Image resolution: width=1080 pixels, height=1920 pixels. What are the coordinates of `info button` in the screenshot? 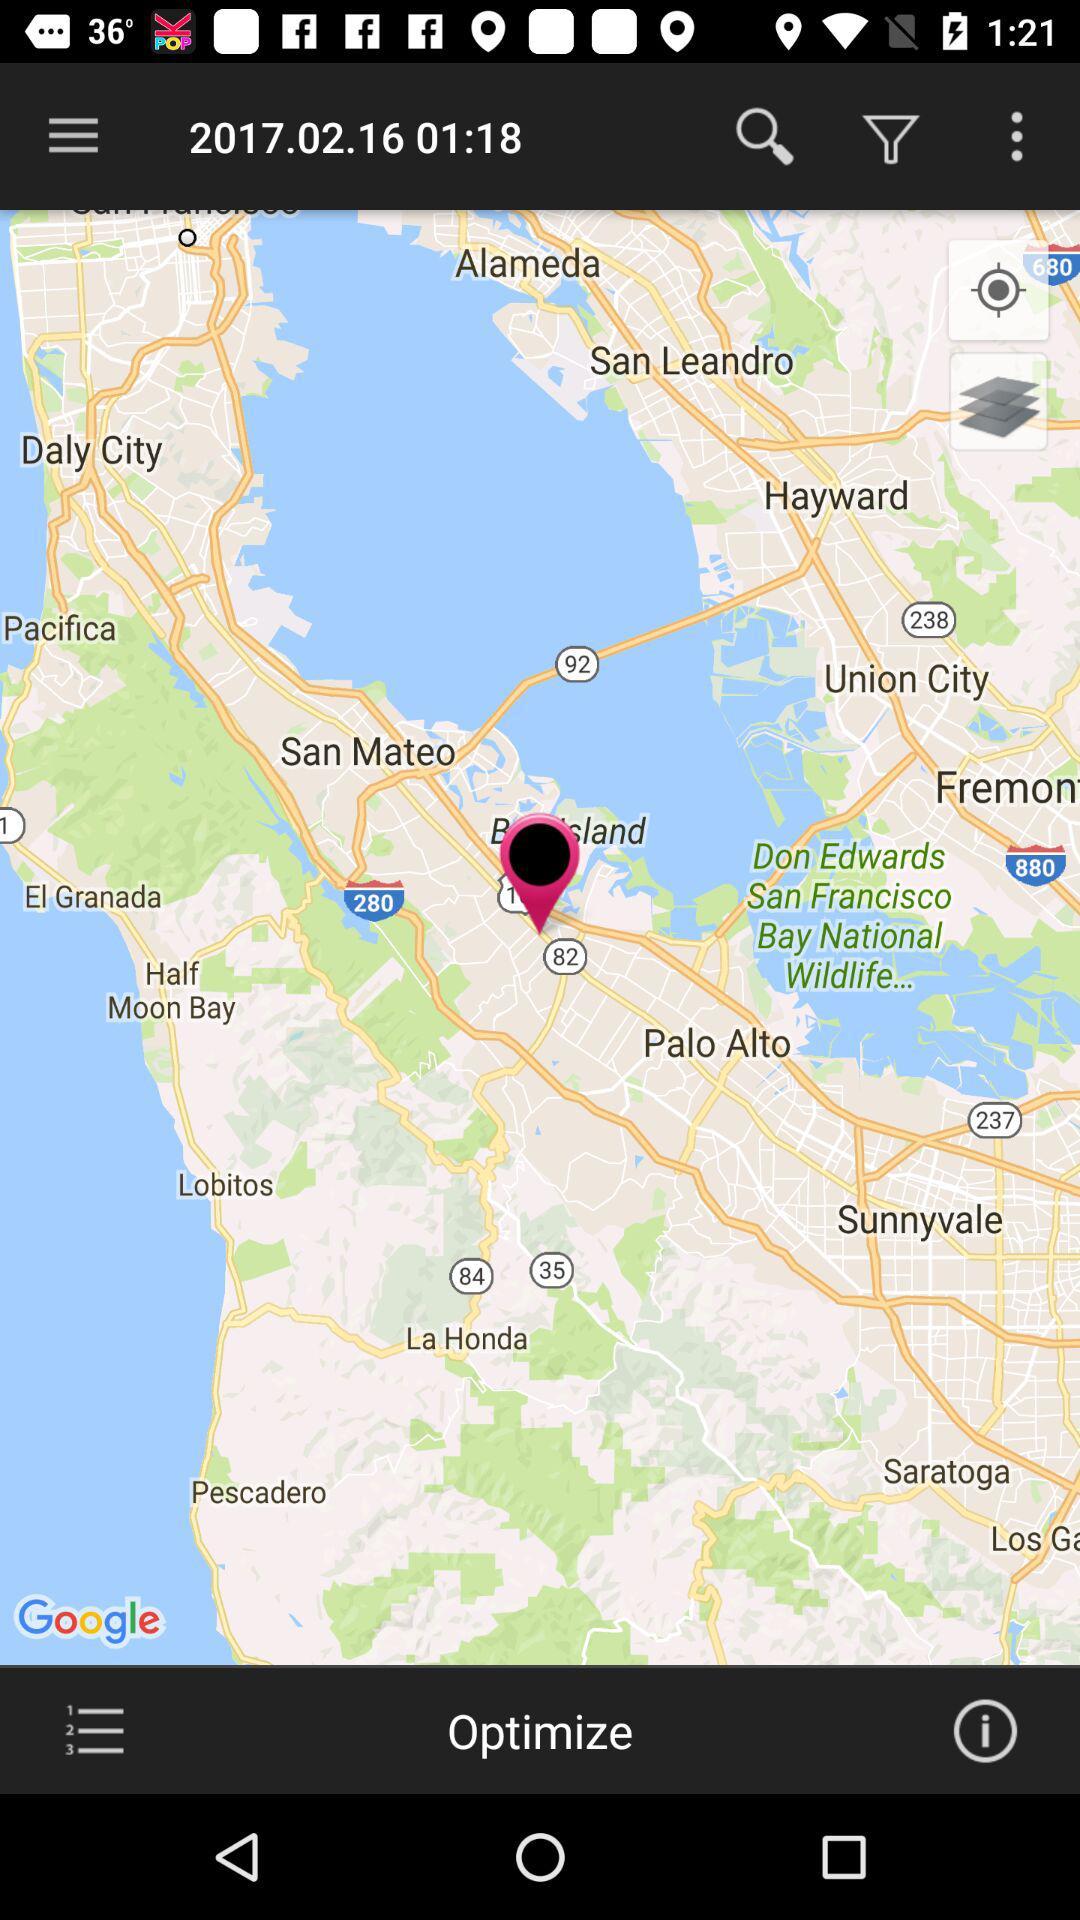 It's located at (984, 1730).